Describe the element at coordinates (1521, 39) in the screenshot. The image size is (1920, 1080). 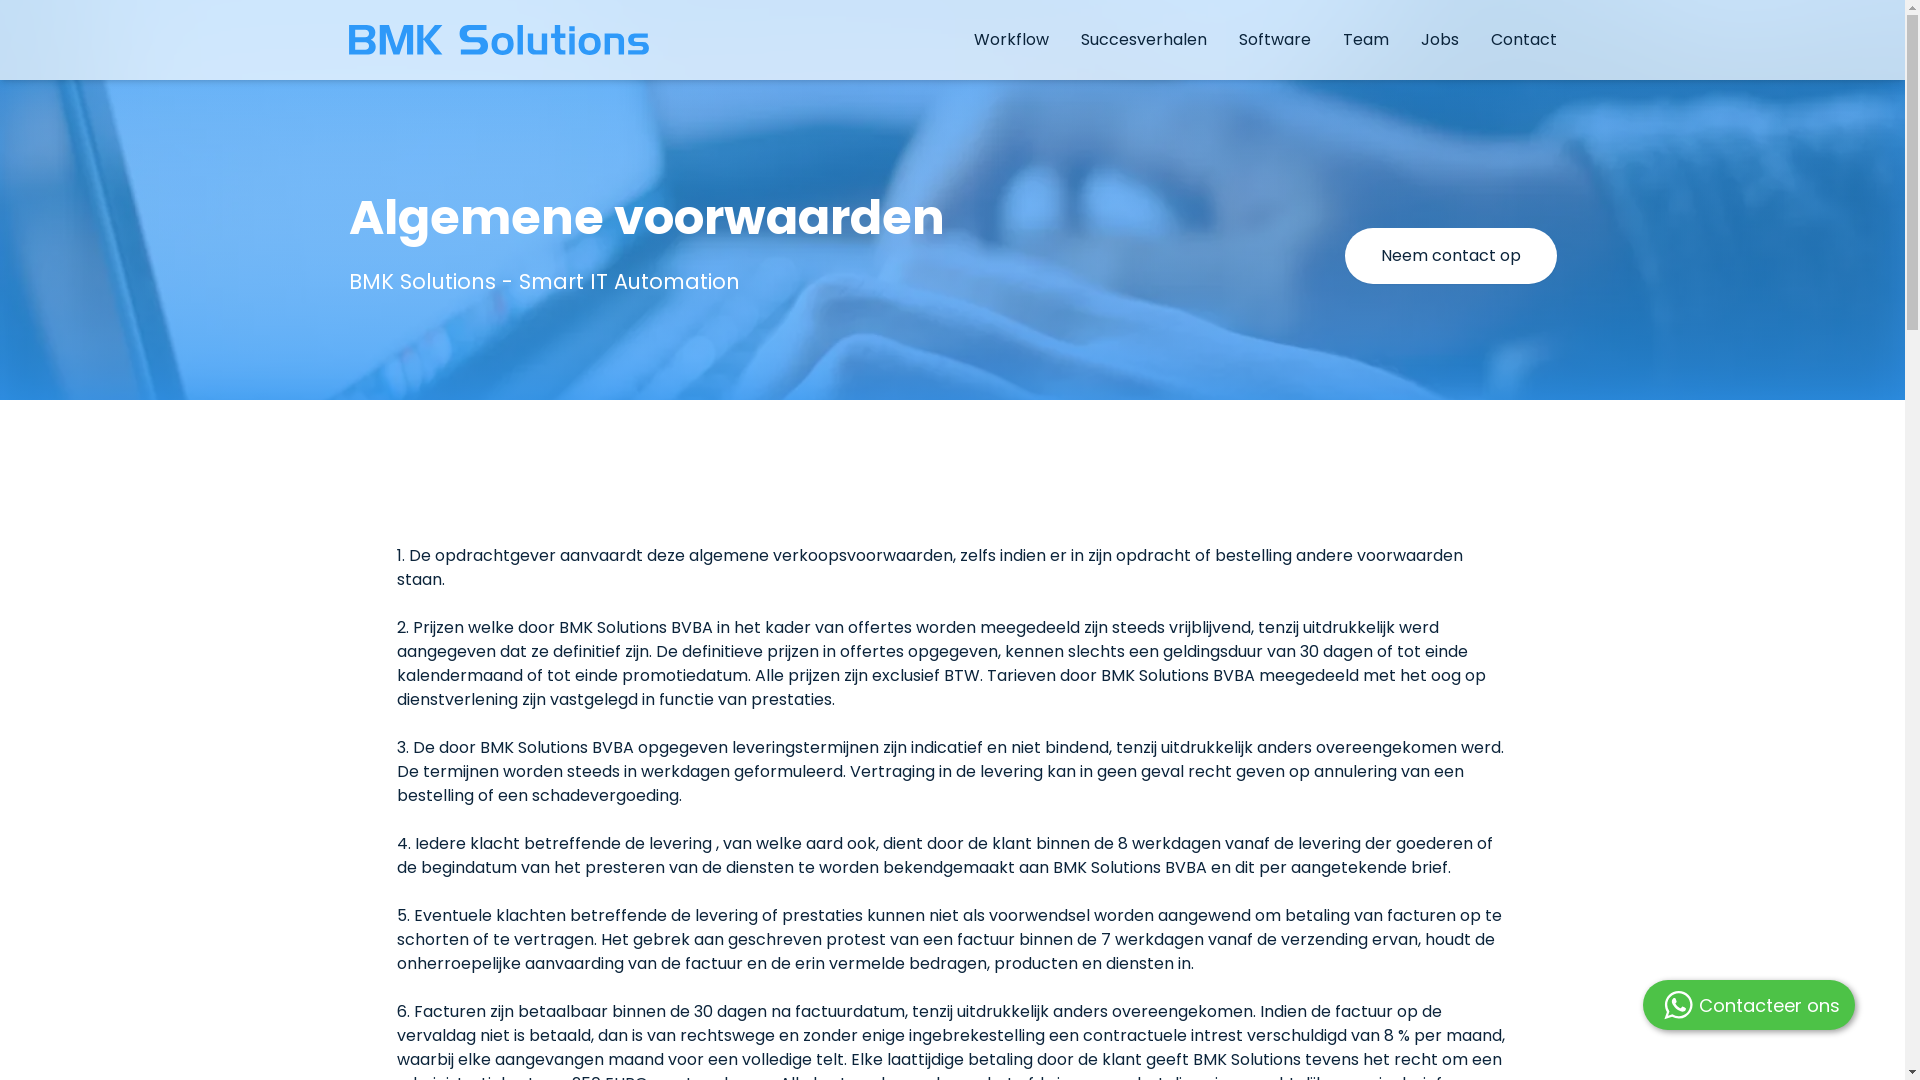
I see `'Contact'` at that location.